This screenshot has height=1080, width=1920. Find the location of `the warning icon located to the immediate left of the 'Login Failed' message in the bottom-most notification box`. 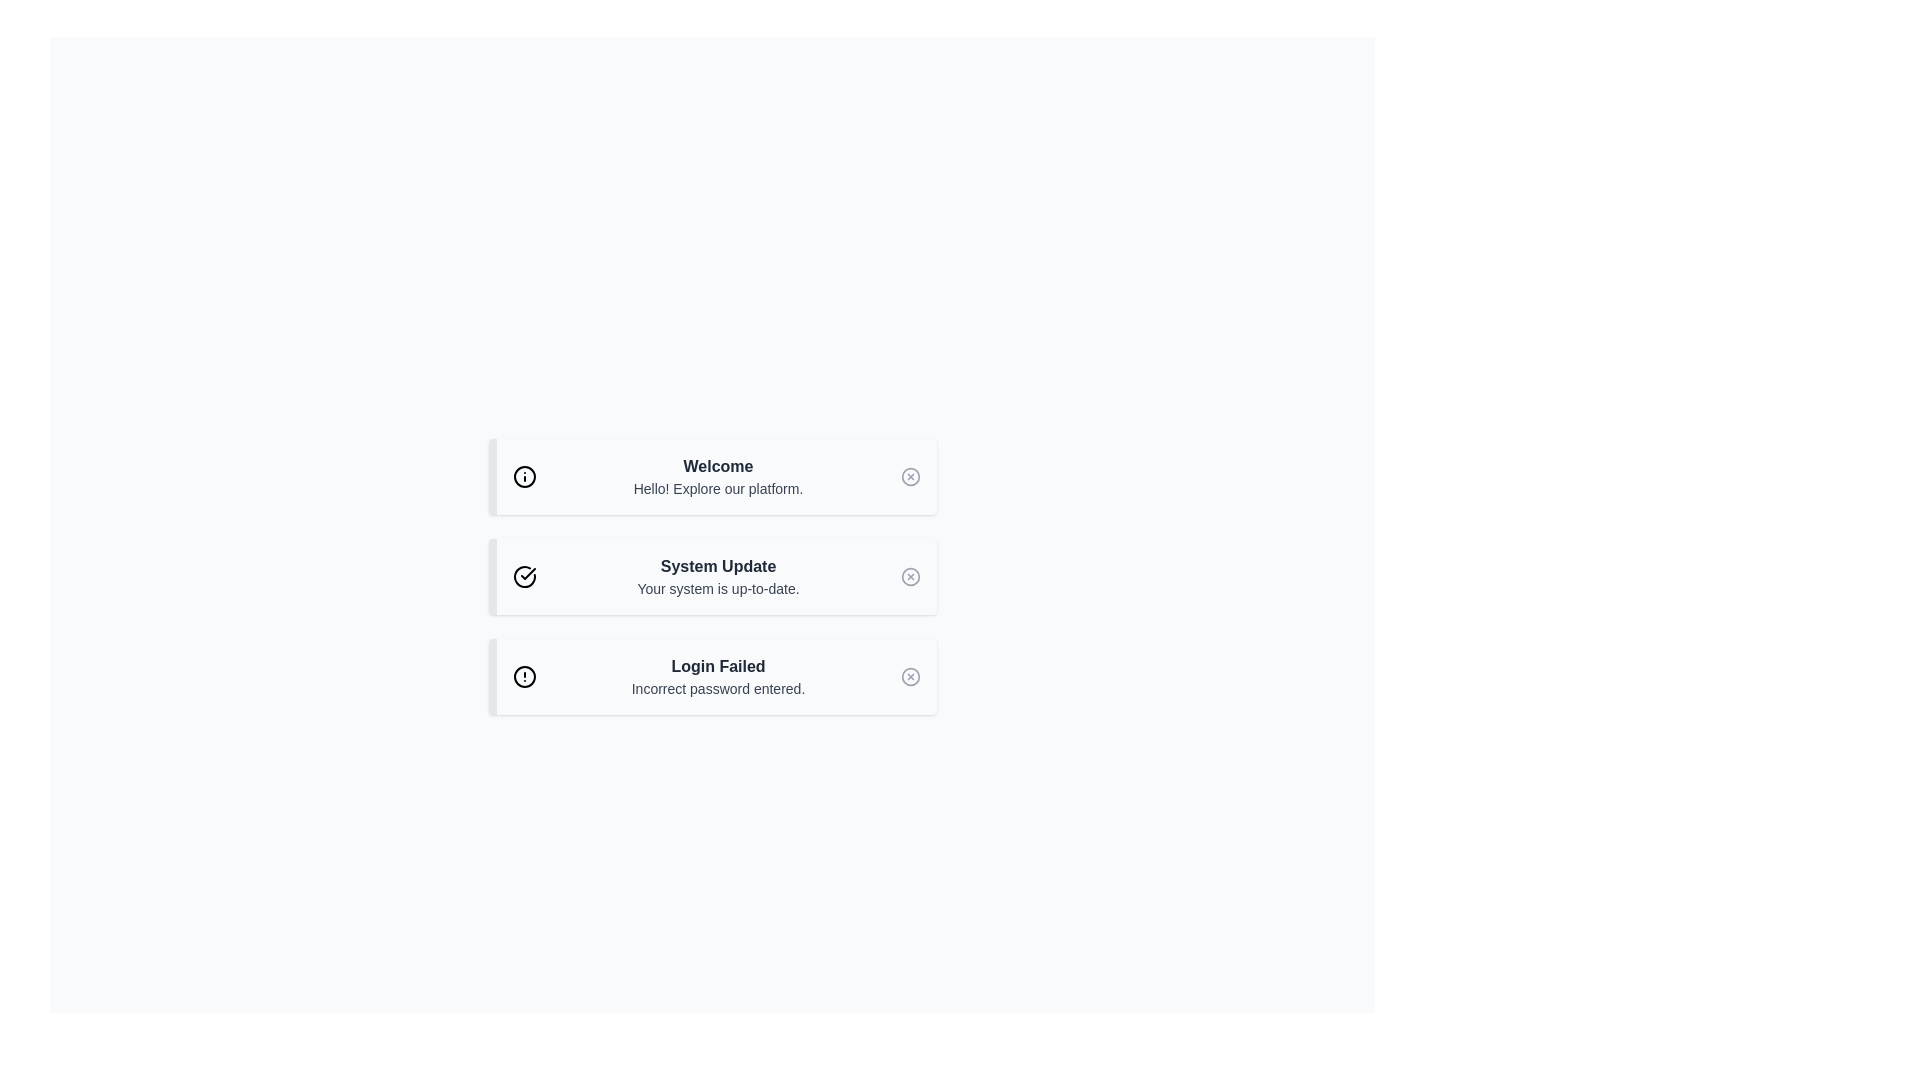

the warning icon located to the immediate left of the 'Login Failed' message in the bottom-most notification box is located at coordinates (524, 676).